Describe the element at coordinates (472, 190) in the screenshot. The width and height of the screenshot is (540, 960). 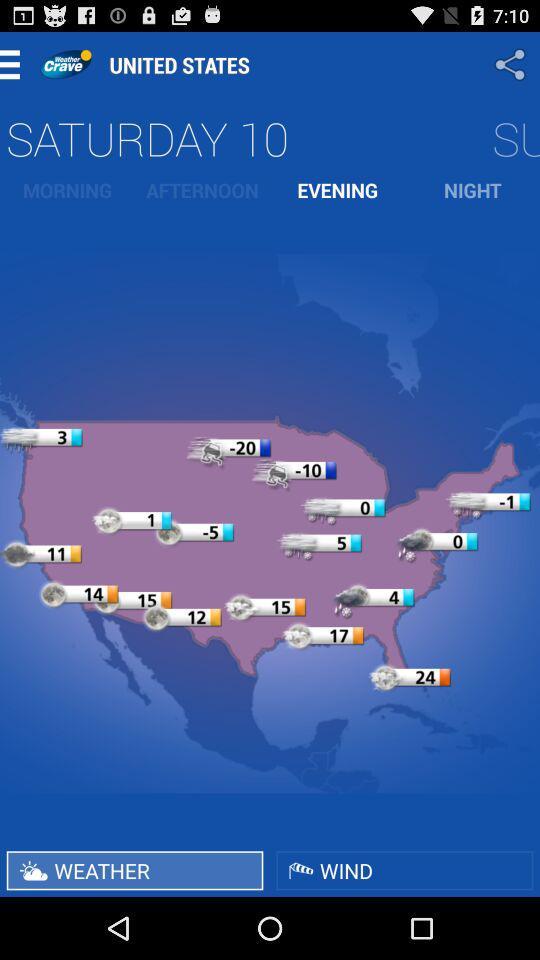
I see `item next to the evening` at that location.